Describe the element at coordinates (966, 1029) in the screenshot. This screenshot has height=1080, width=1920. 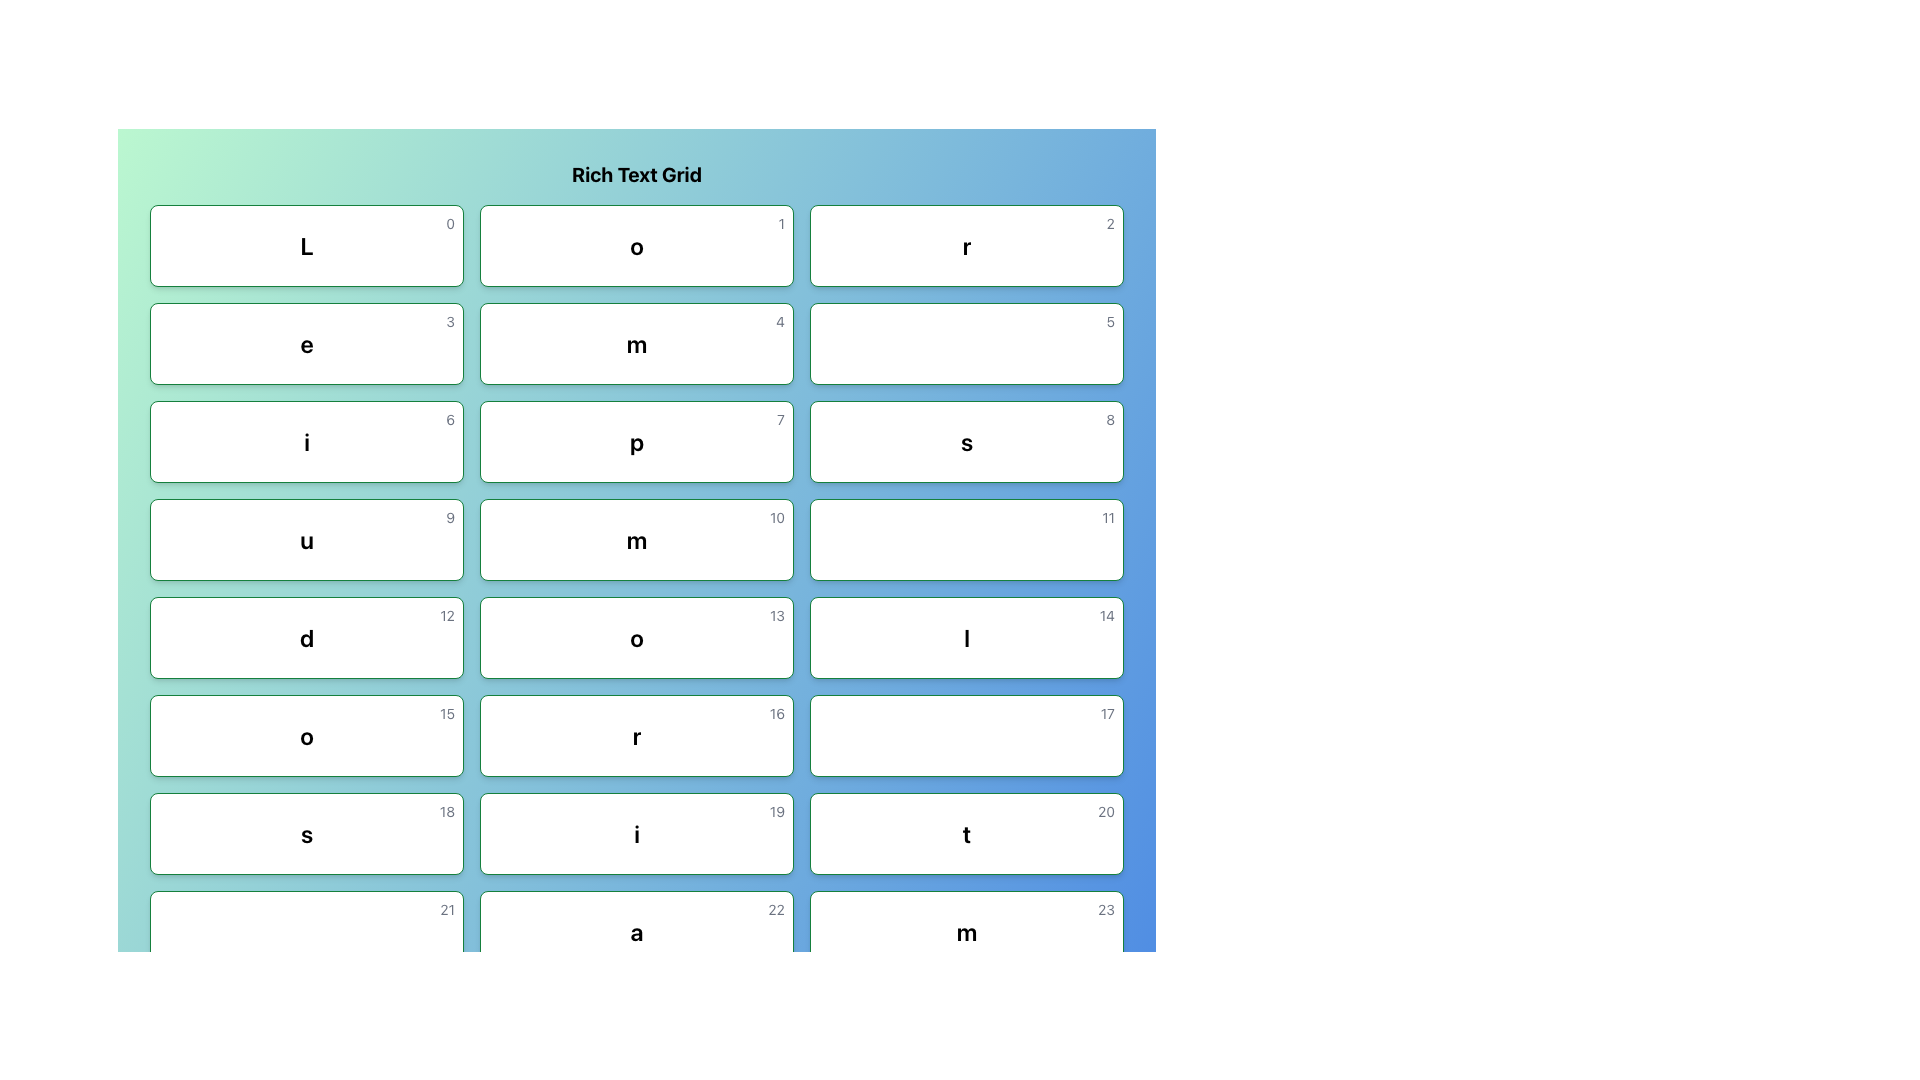
I see `the display tile with a white background and green border that contains a large comma and the number '26' in the top-right corner, located in the last row's last column of the grid` at that location.